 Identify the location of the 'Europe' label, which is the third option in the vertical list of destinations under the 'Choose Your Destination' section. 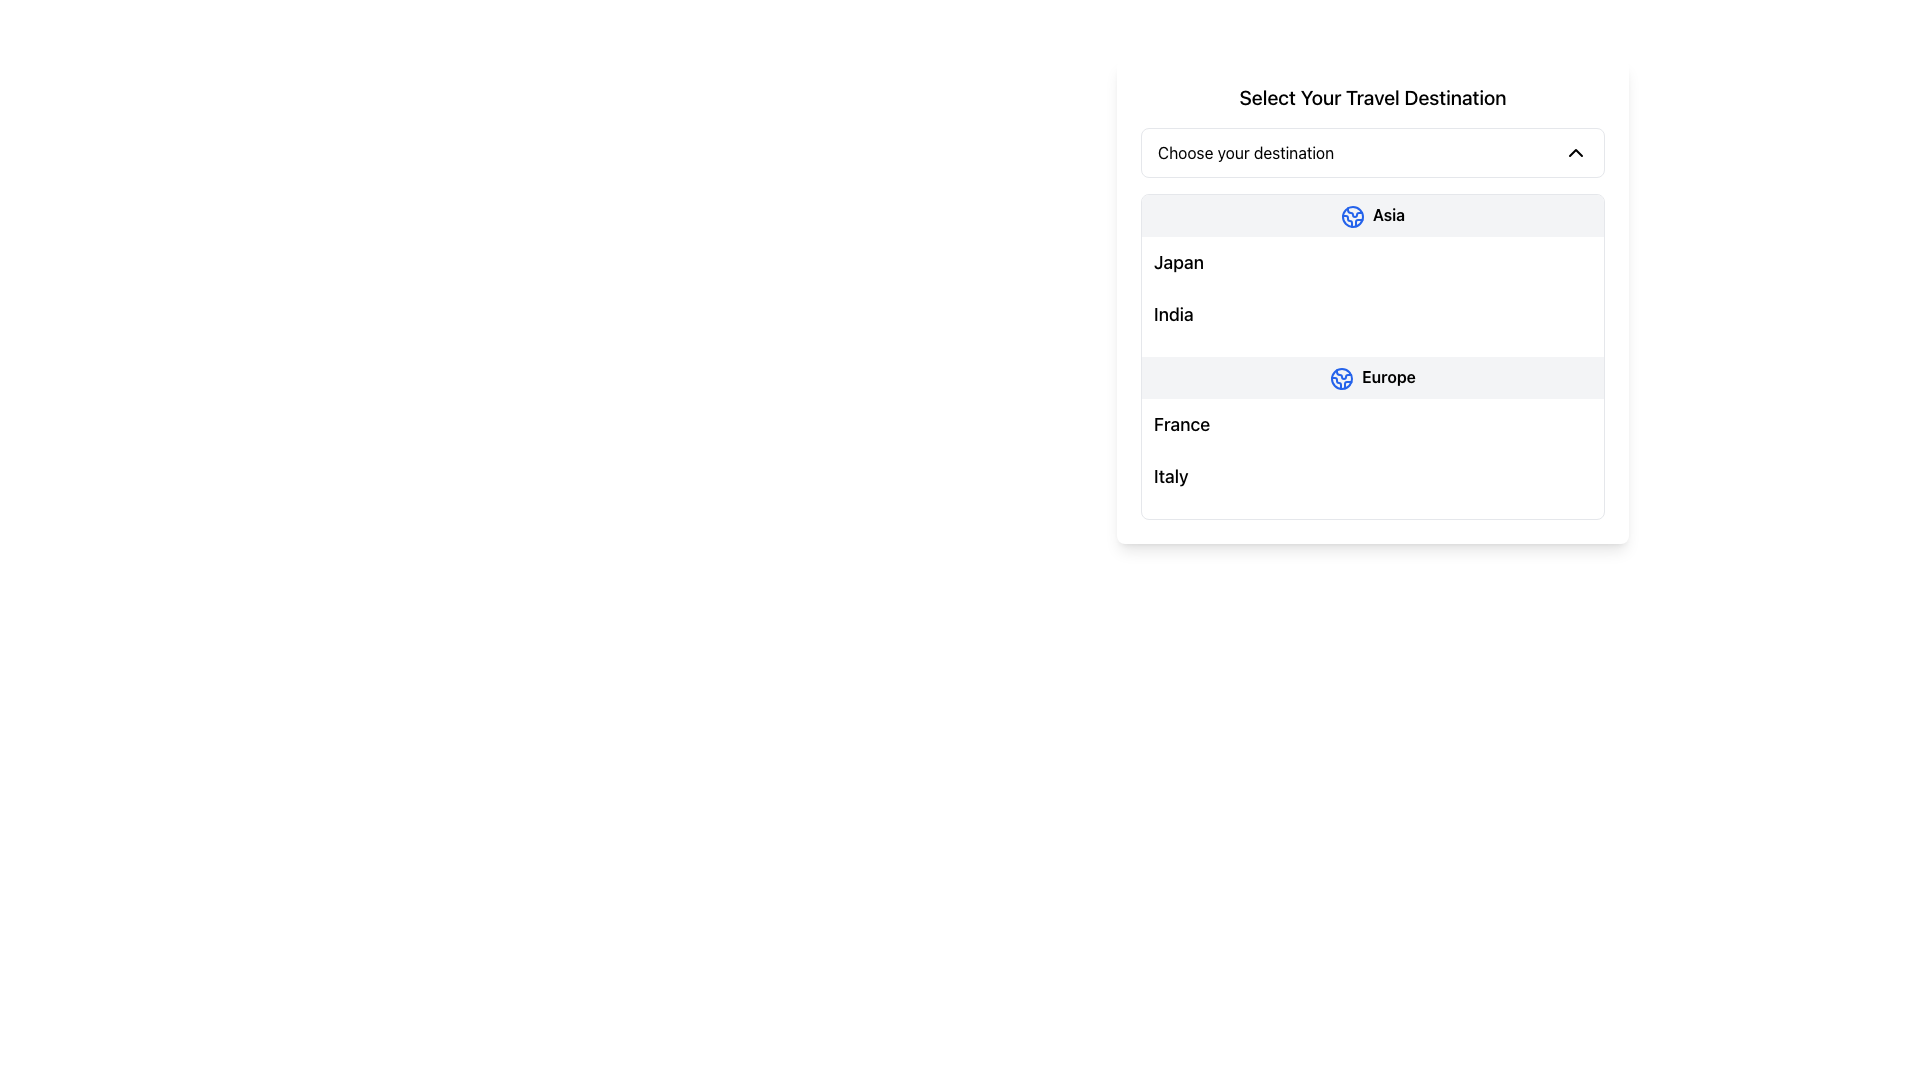
(1371, 377).